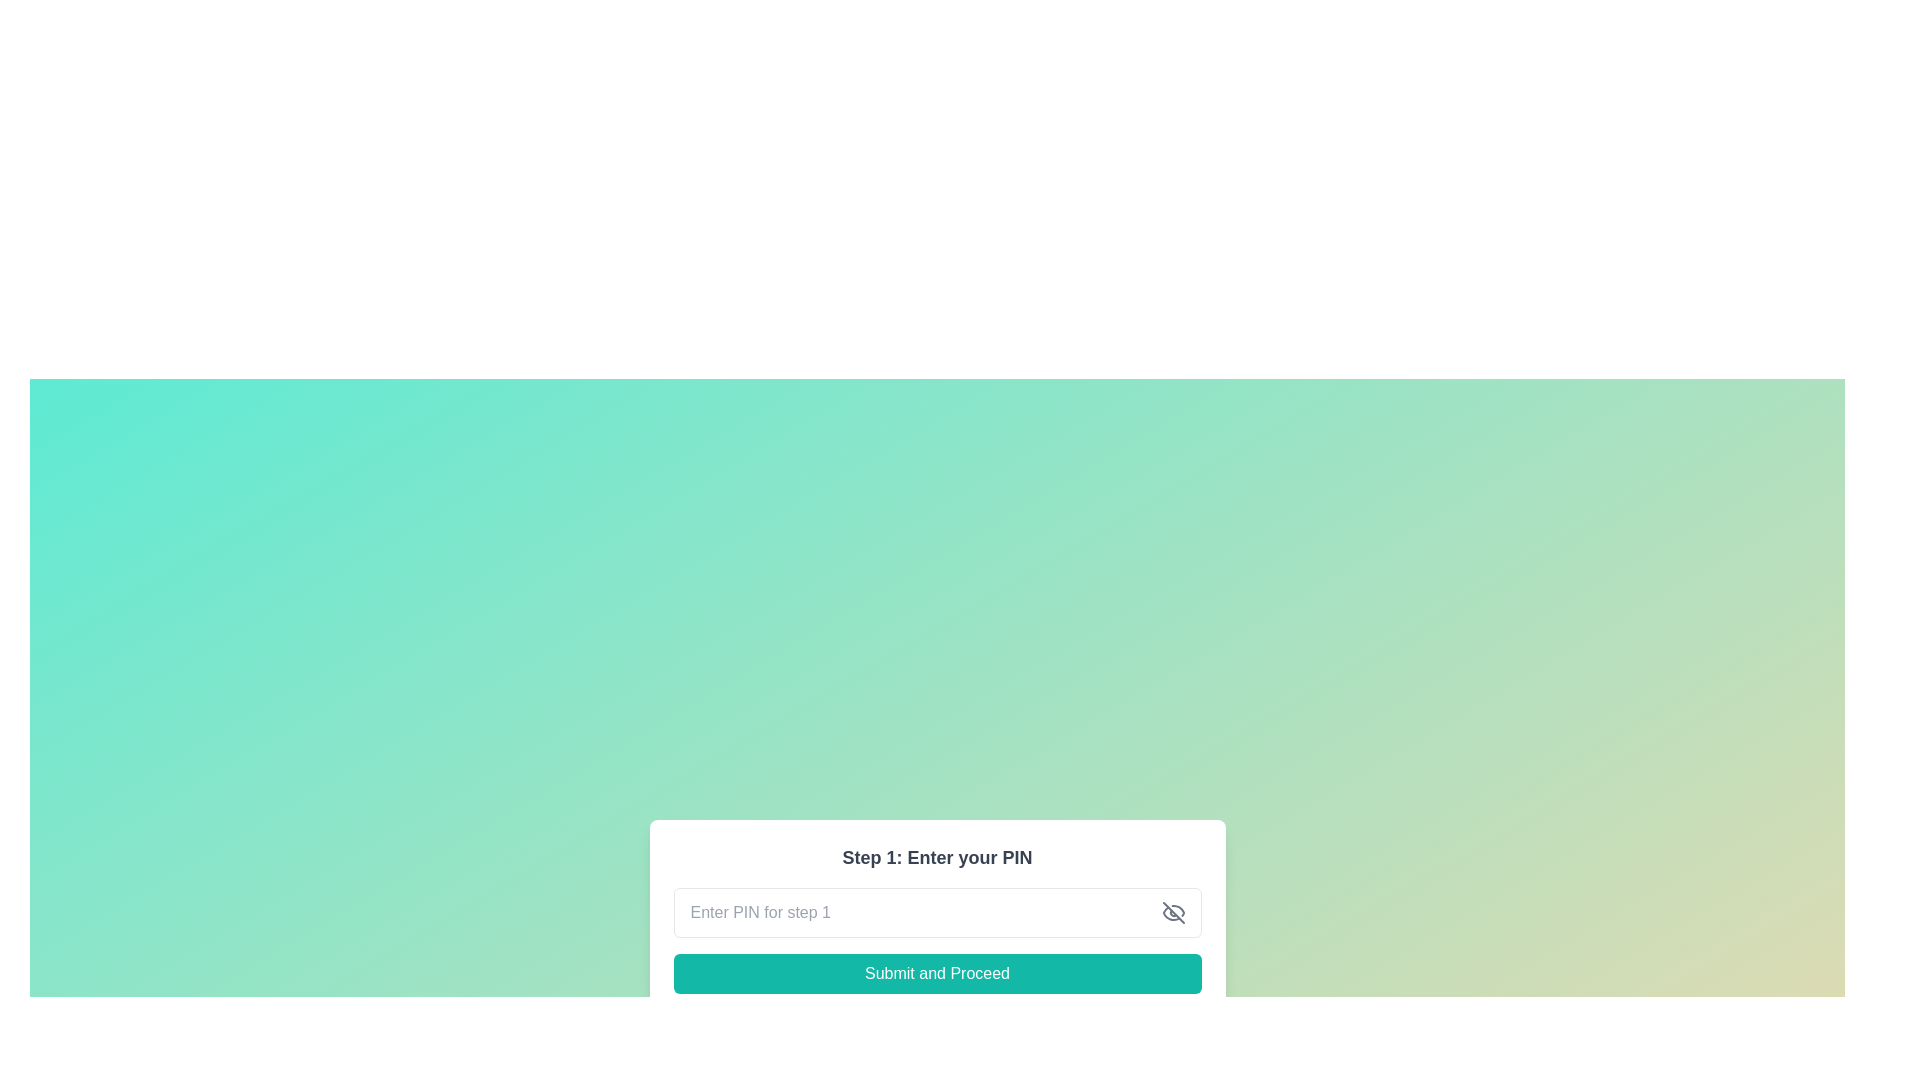 The height and width of the screenshot is (1080, 1920). Describe the element at coordinates (1173, 913) in the screenshot. I see `the eye icon button within the 'Enter PIN for step 1' password input field` at that location.